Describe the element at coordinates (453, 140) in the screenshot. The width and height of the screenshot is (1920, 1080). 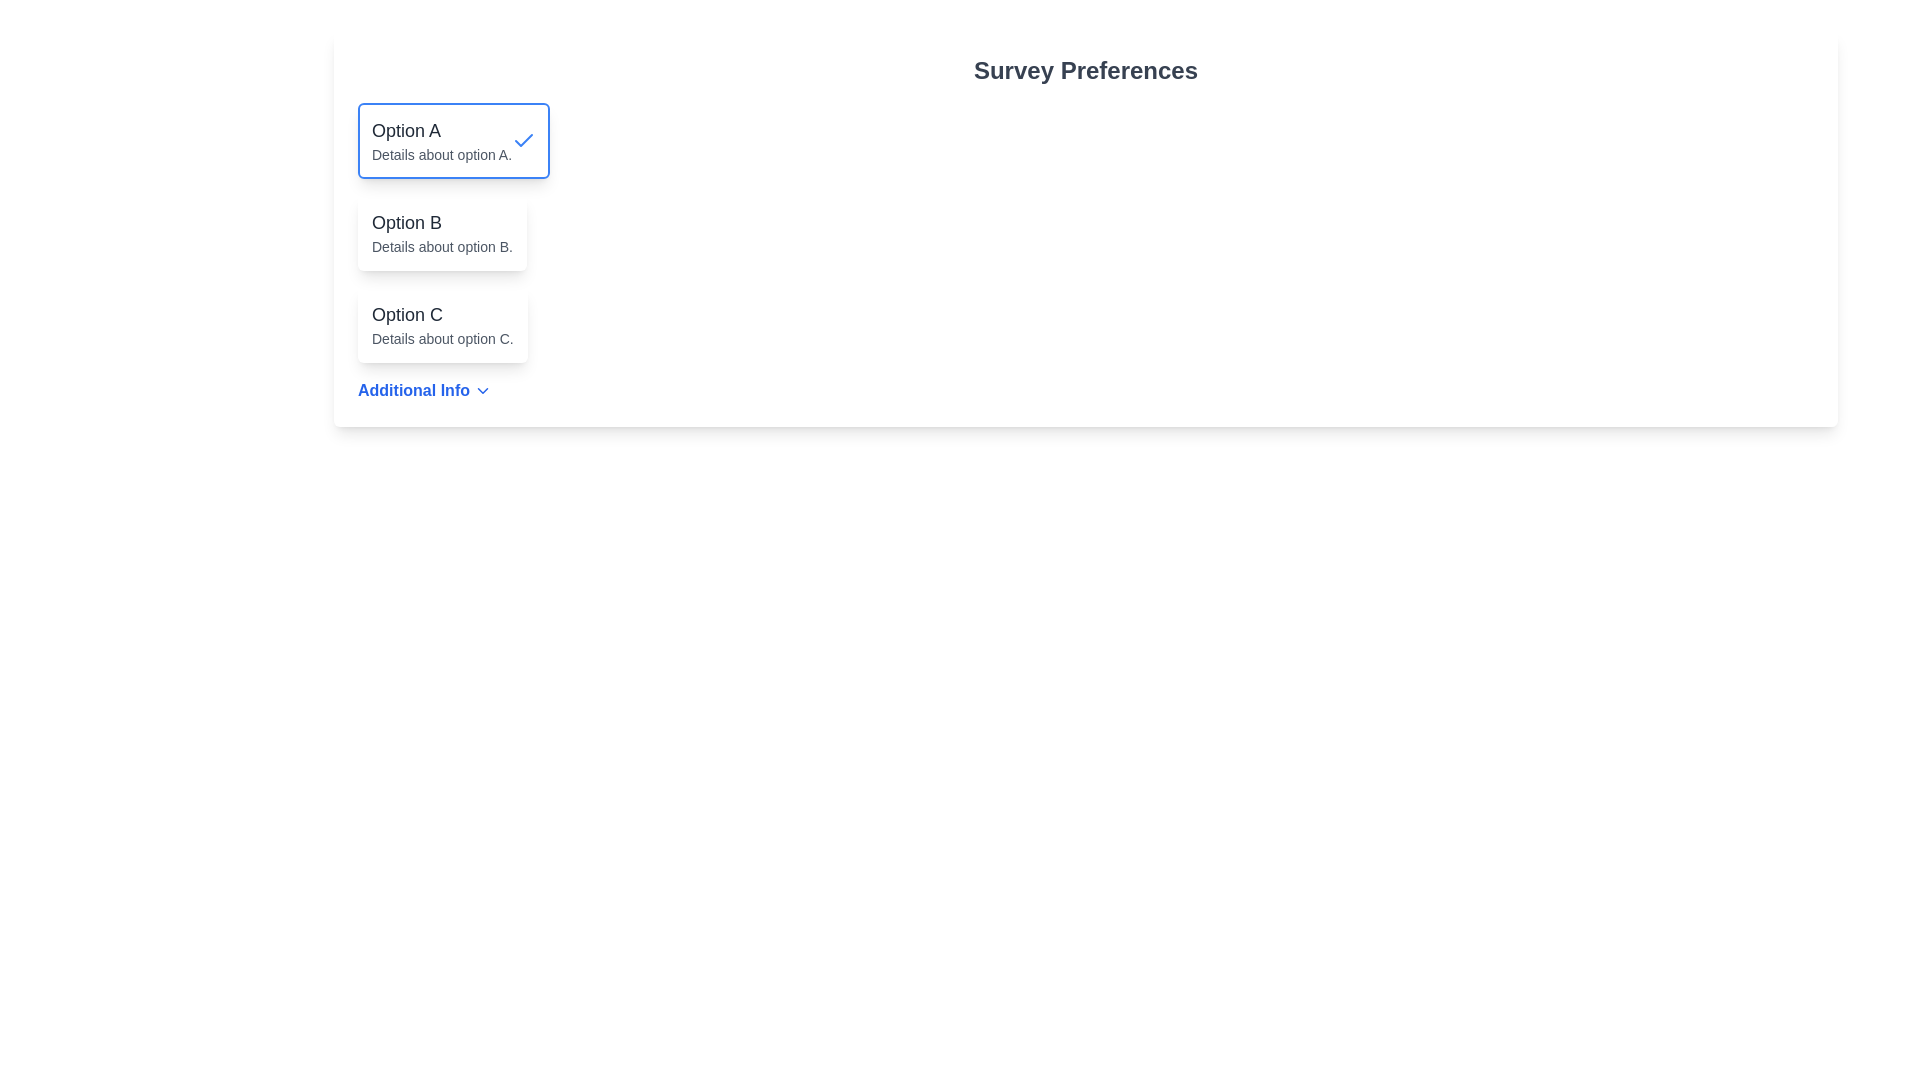
I see `the 'Option A' selectable list item` at that location.